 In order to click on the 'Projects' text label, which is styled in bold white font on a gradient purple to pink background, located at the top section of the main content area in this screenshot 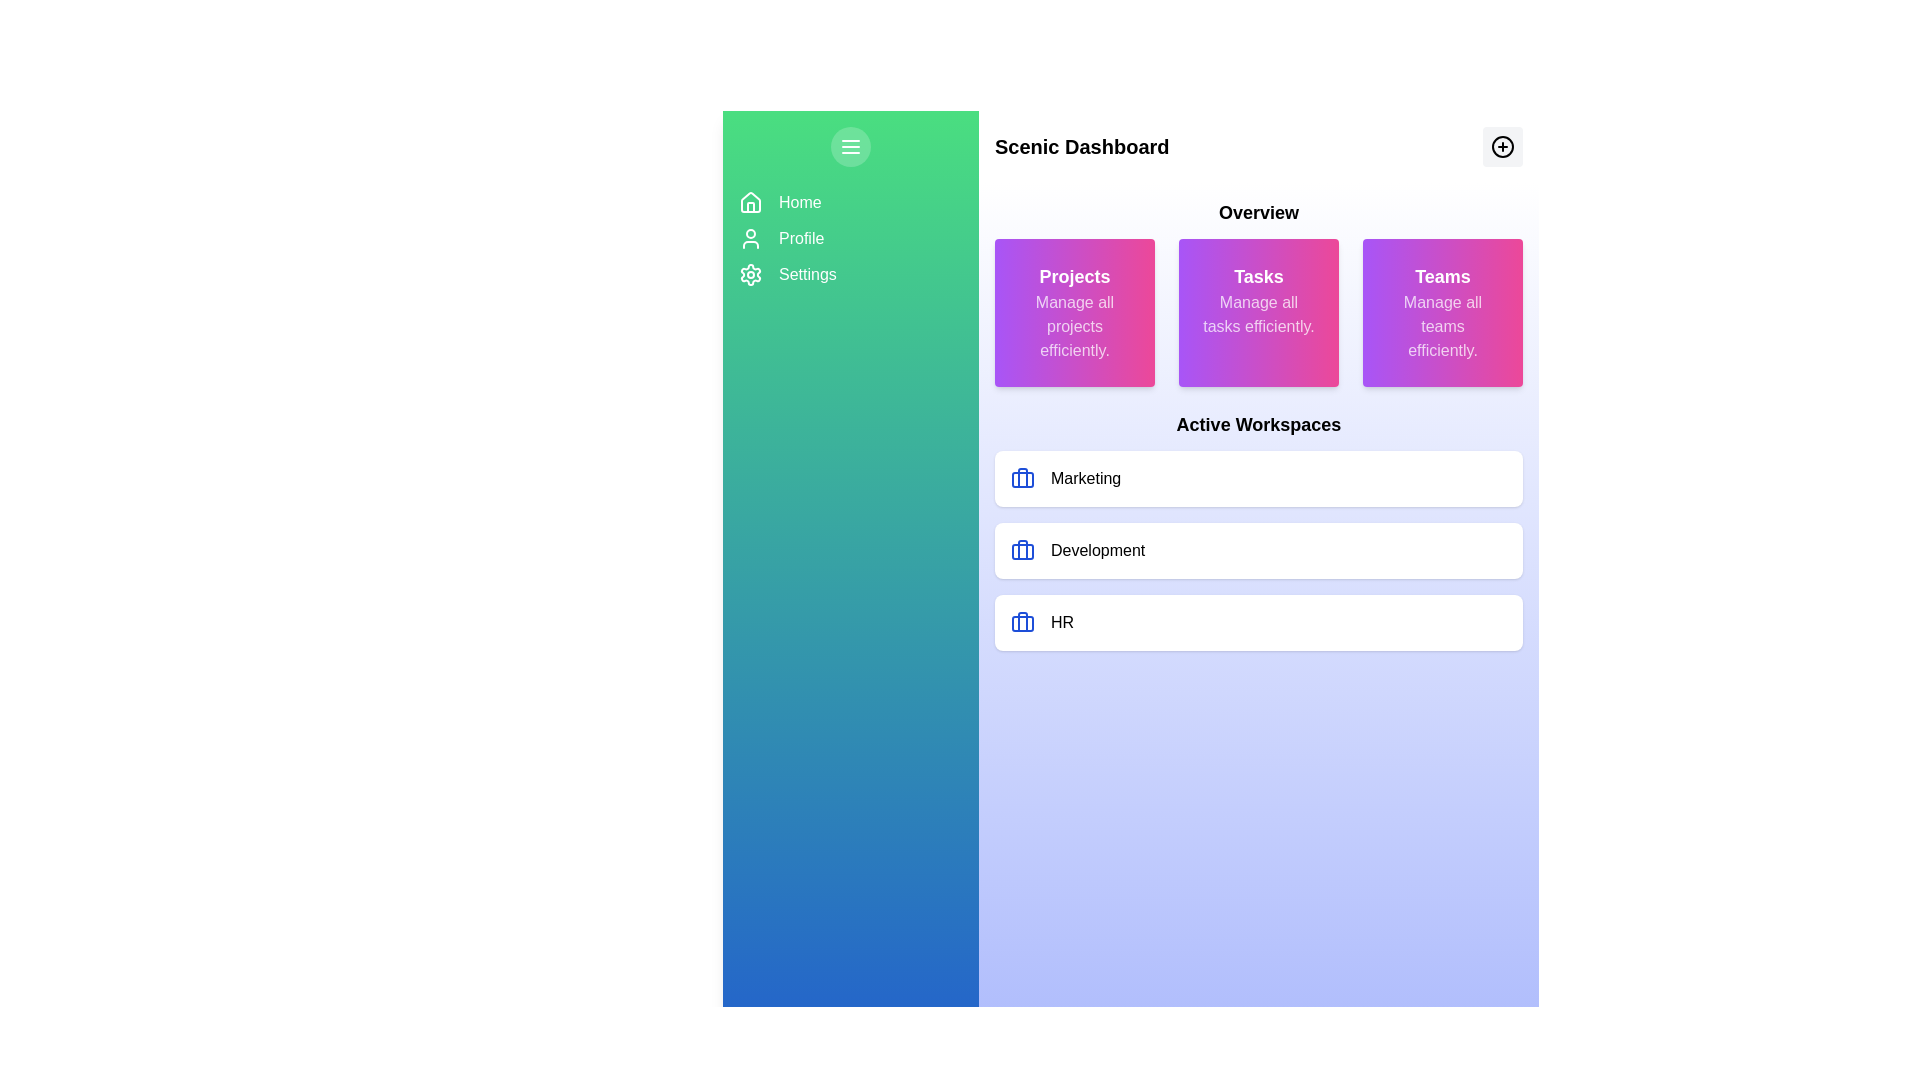, I will do `click(1074, 277)`.